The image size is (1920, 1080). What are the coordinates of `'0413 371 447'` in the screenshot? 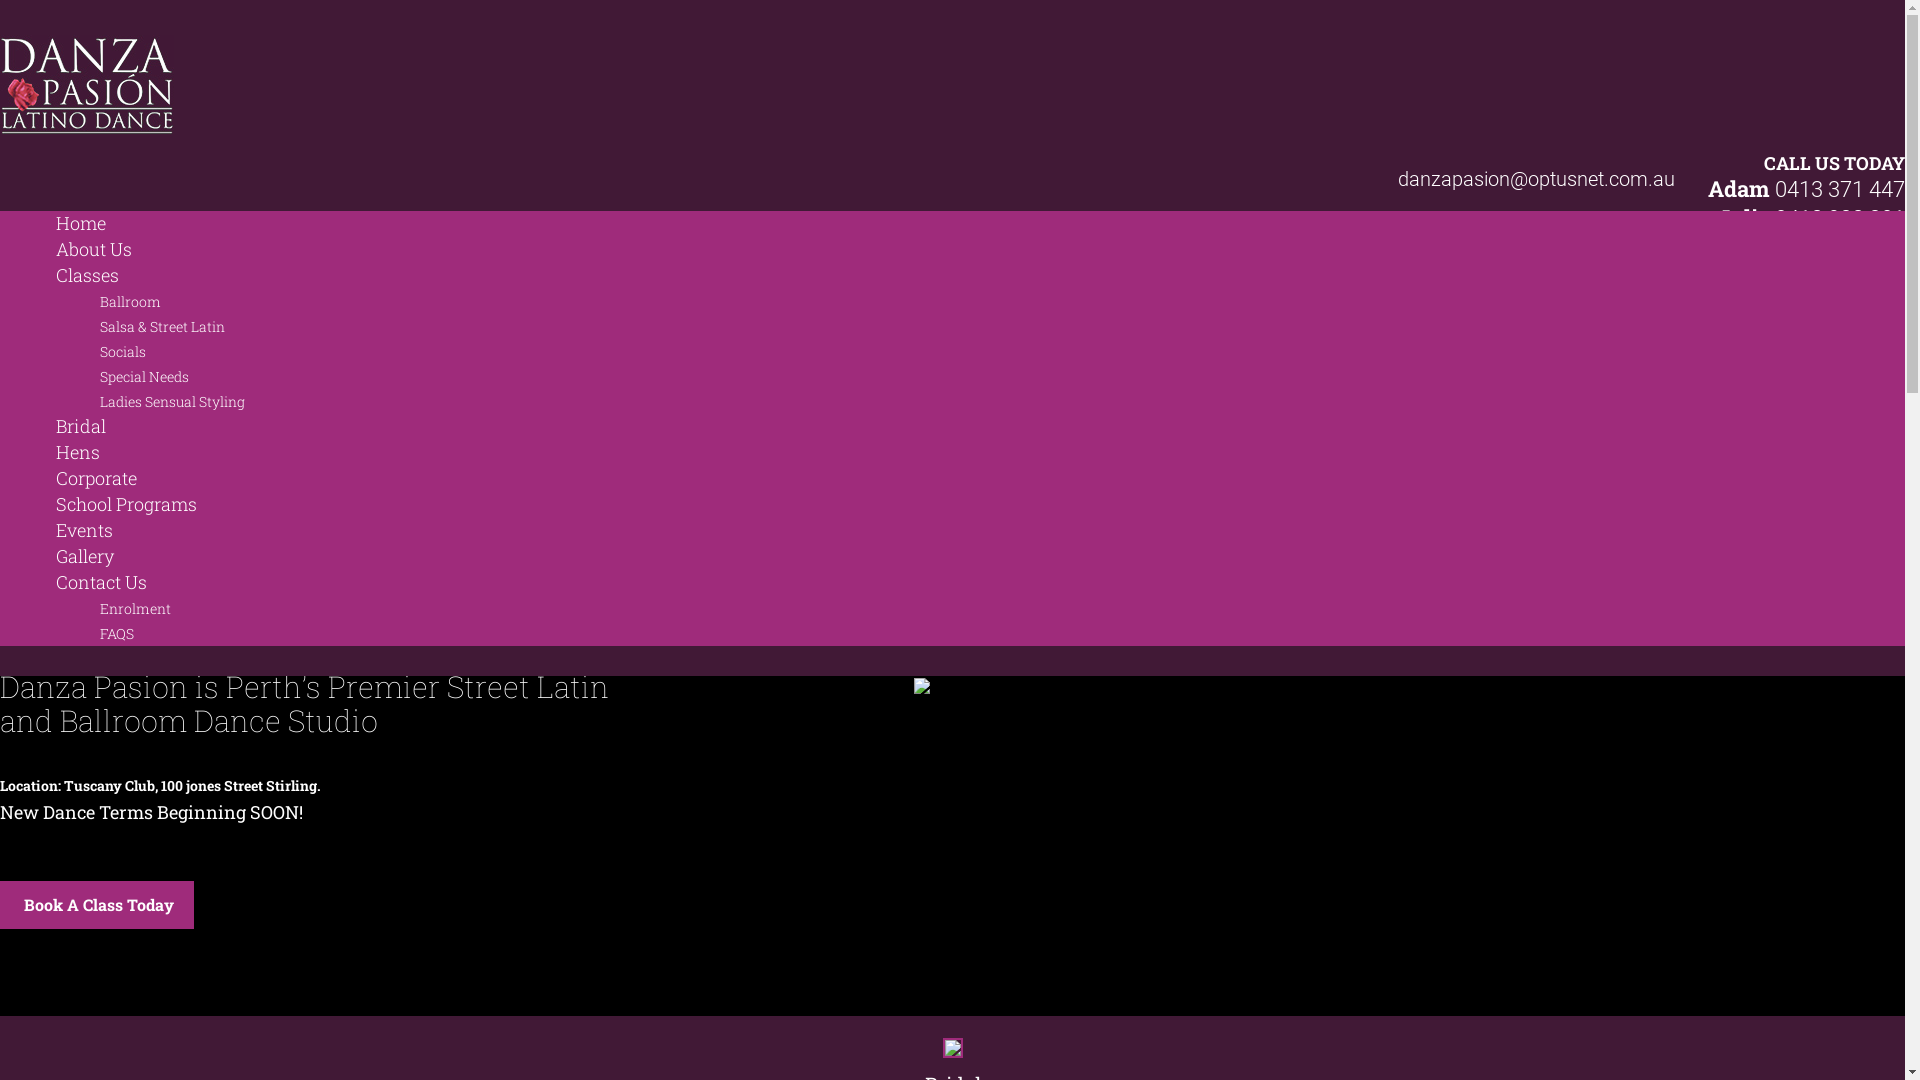 It's located at (1775, 189).